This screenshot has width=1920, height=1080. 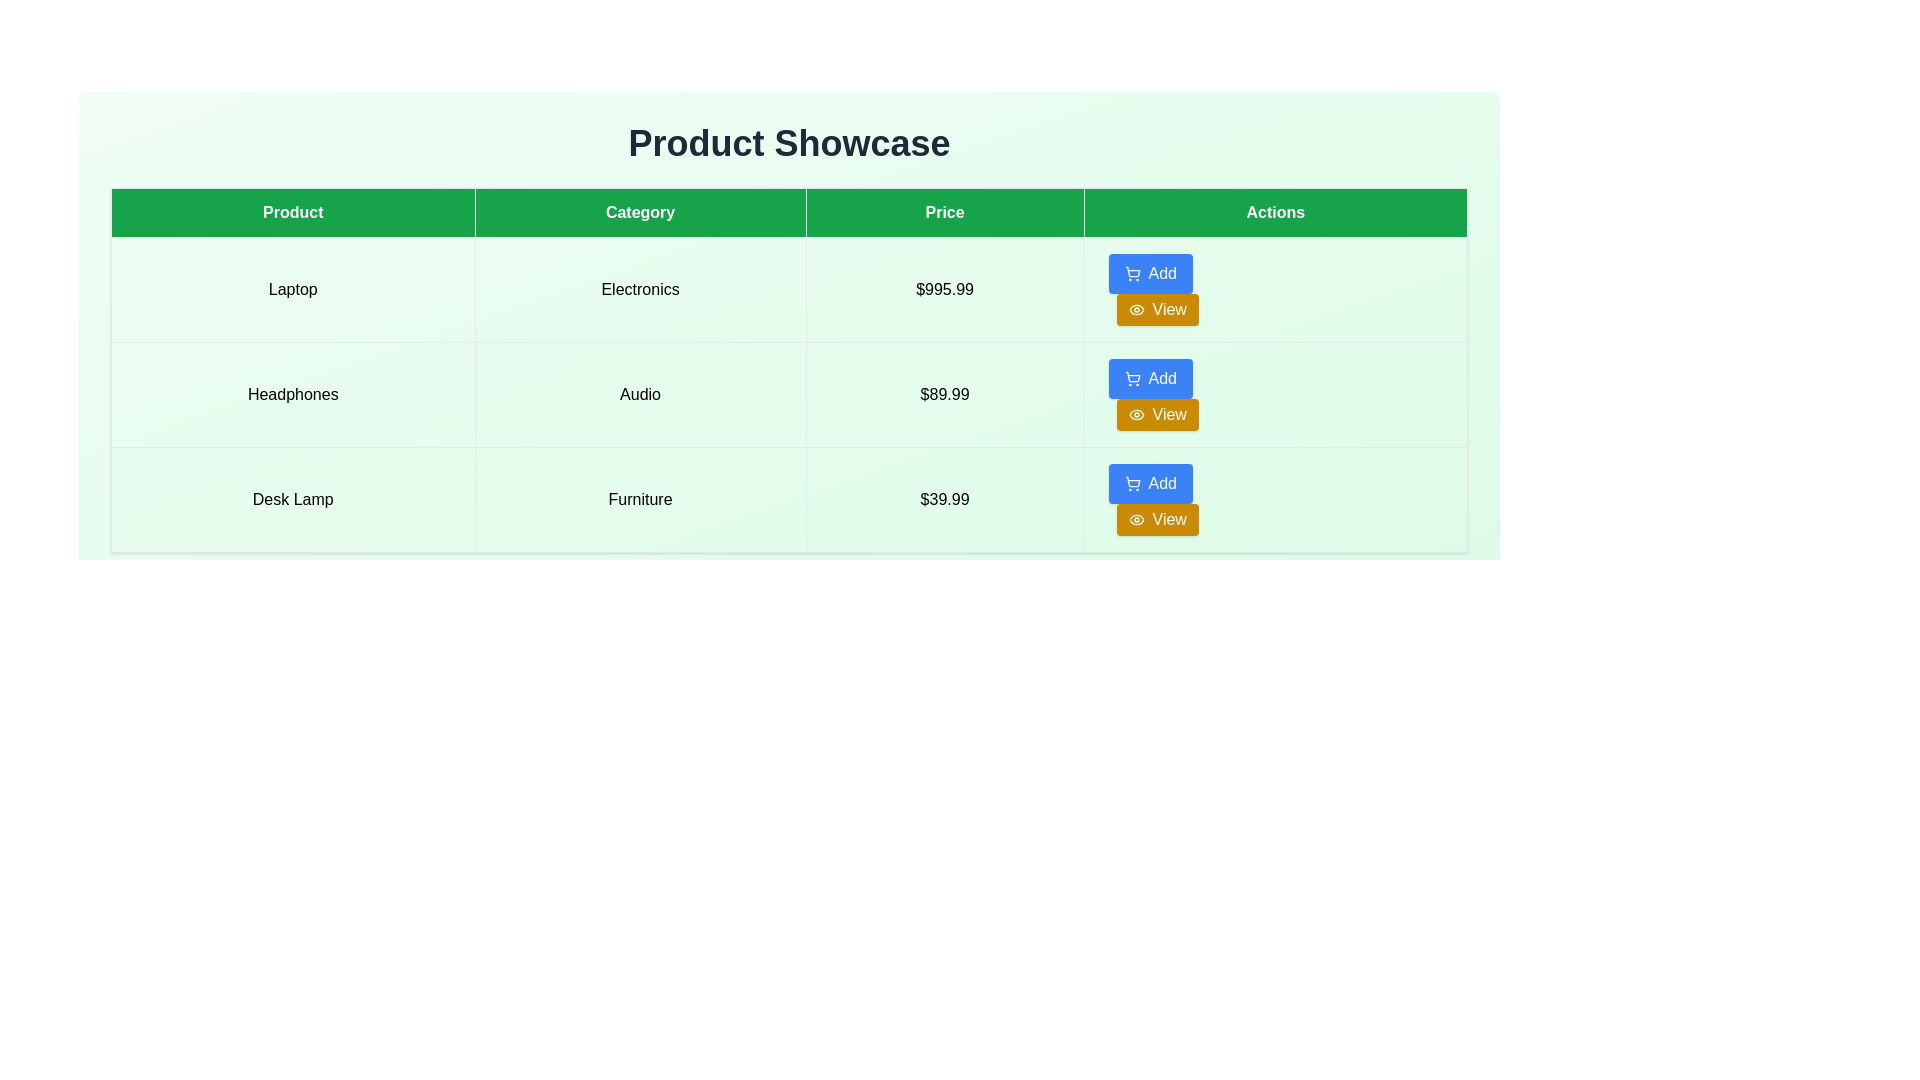 I want to click on the golden yellow 'View' button with white text in the 'Actions' column of the product table for the 'Laptop' product, so click(x=1157, y=309).